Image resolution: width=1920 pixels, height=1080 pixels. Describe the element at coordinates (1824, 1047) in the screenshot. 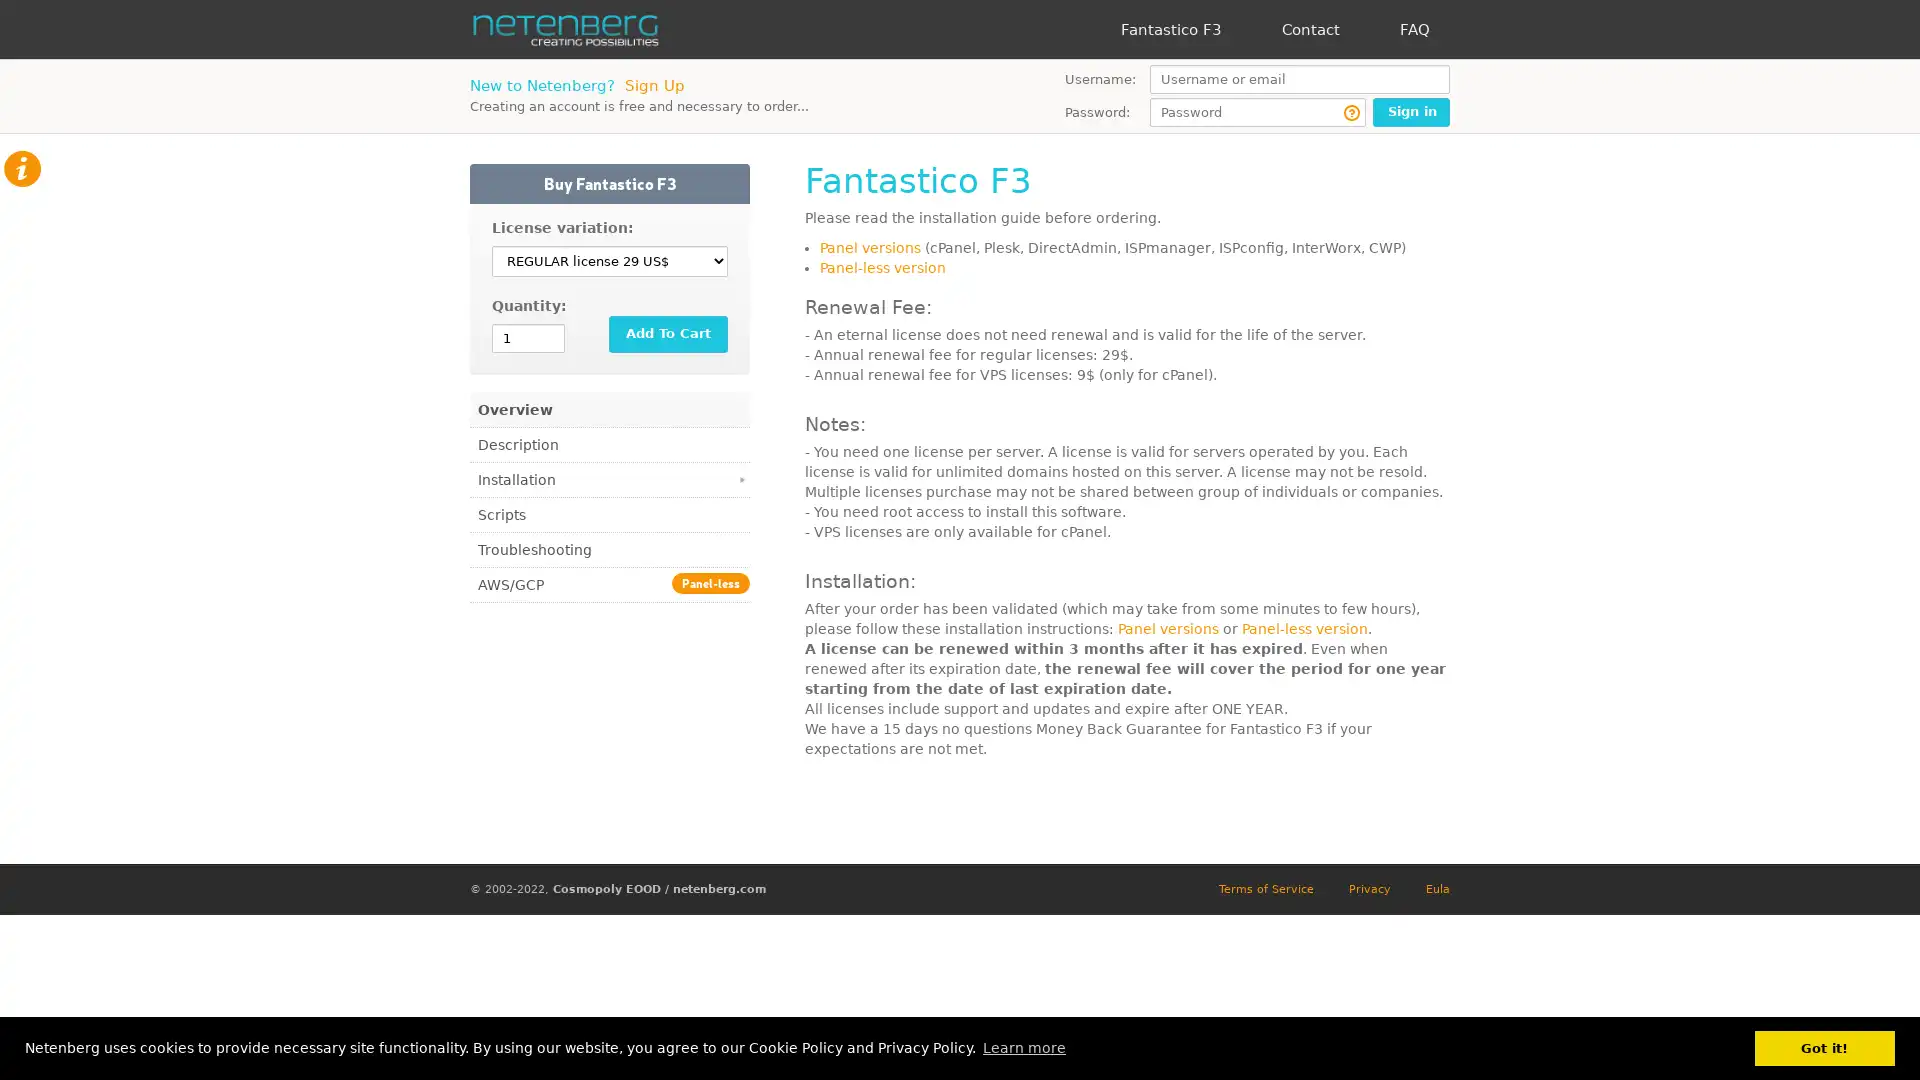

I see `dismiss cookie message` at that location.